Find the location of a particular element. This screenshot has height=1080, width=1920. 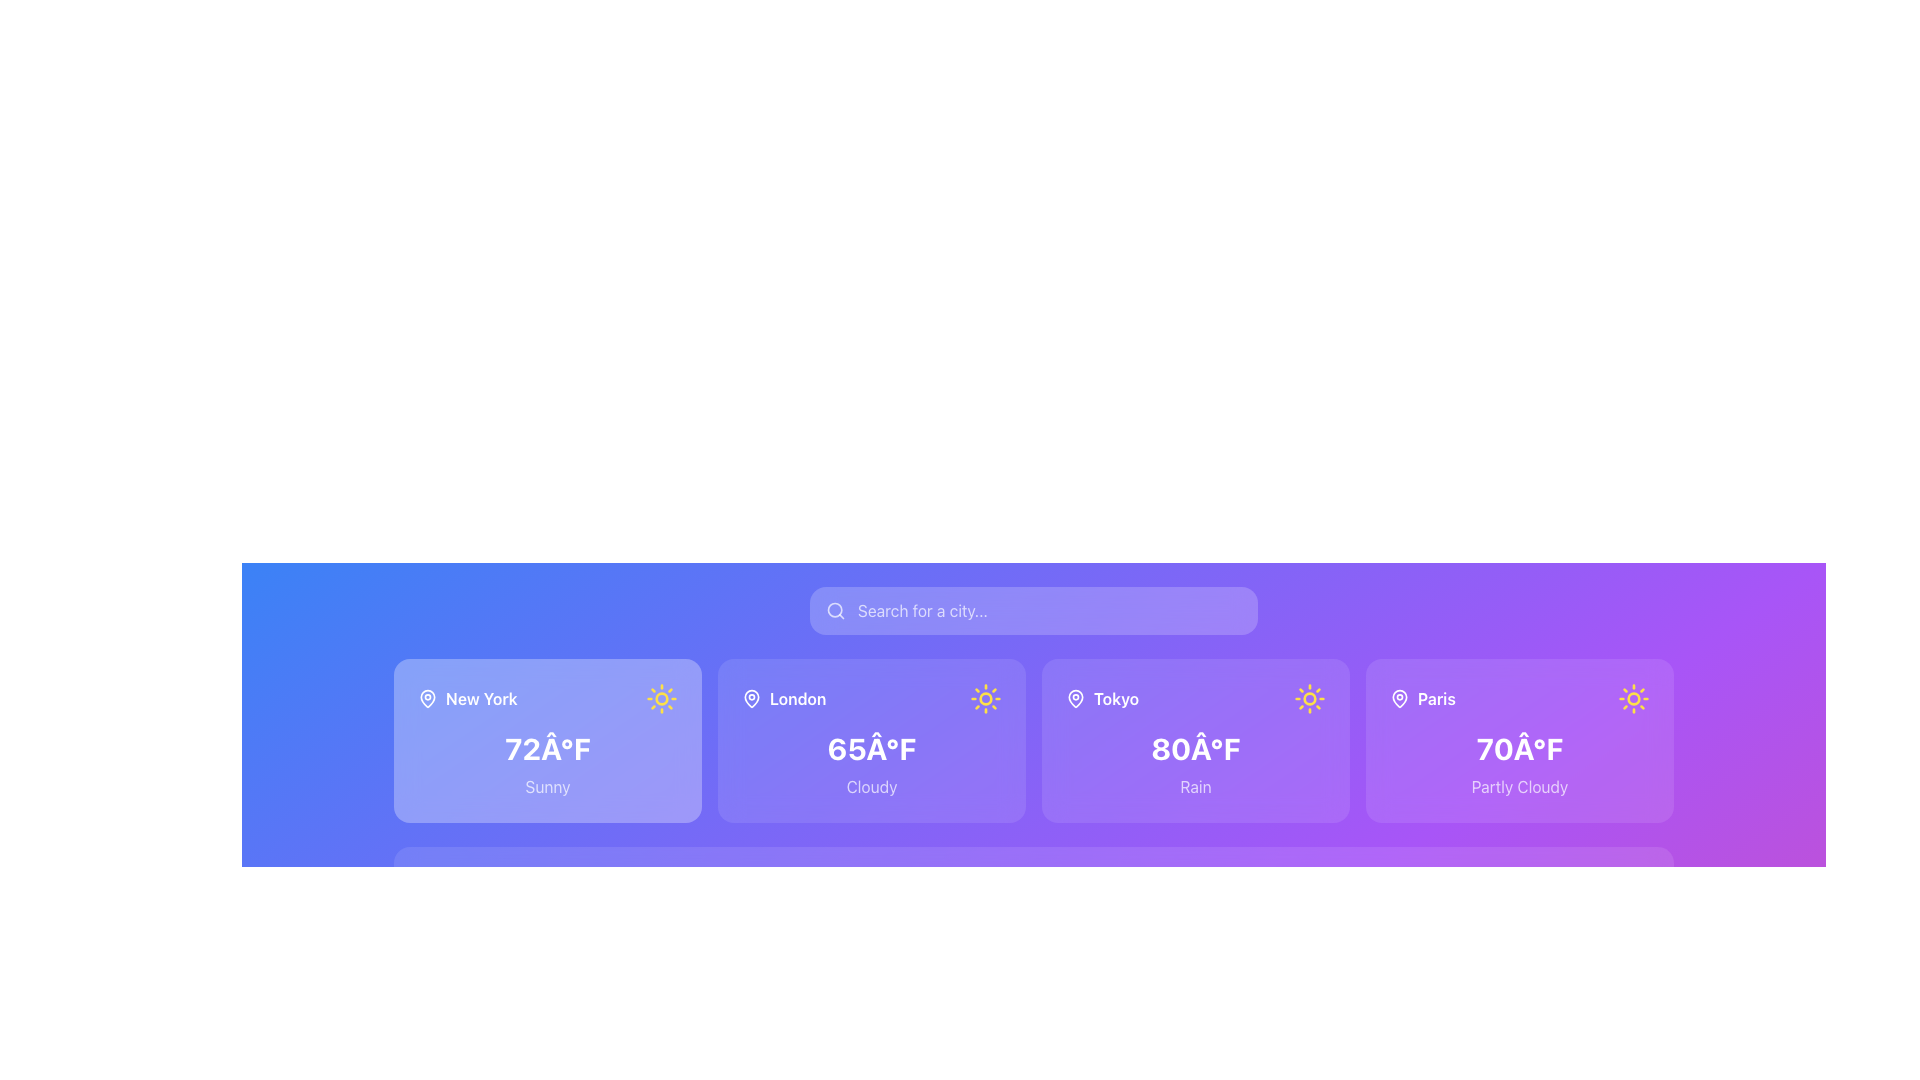

the weather condition indicated by the Text label showing 'Rain' for the city of Tokyo, located below the '80°F' temperature text within the weather card is located at coordinates (1195, 785).